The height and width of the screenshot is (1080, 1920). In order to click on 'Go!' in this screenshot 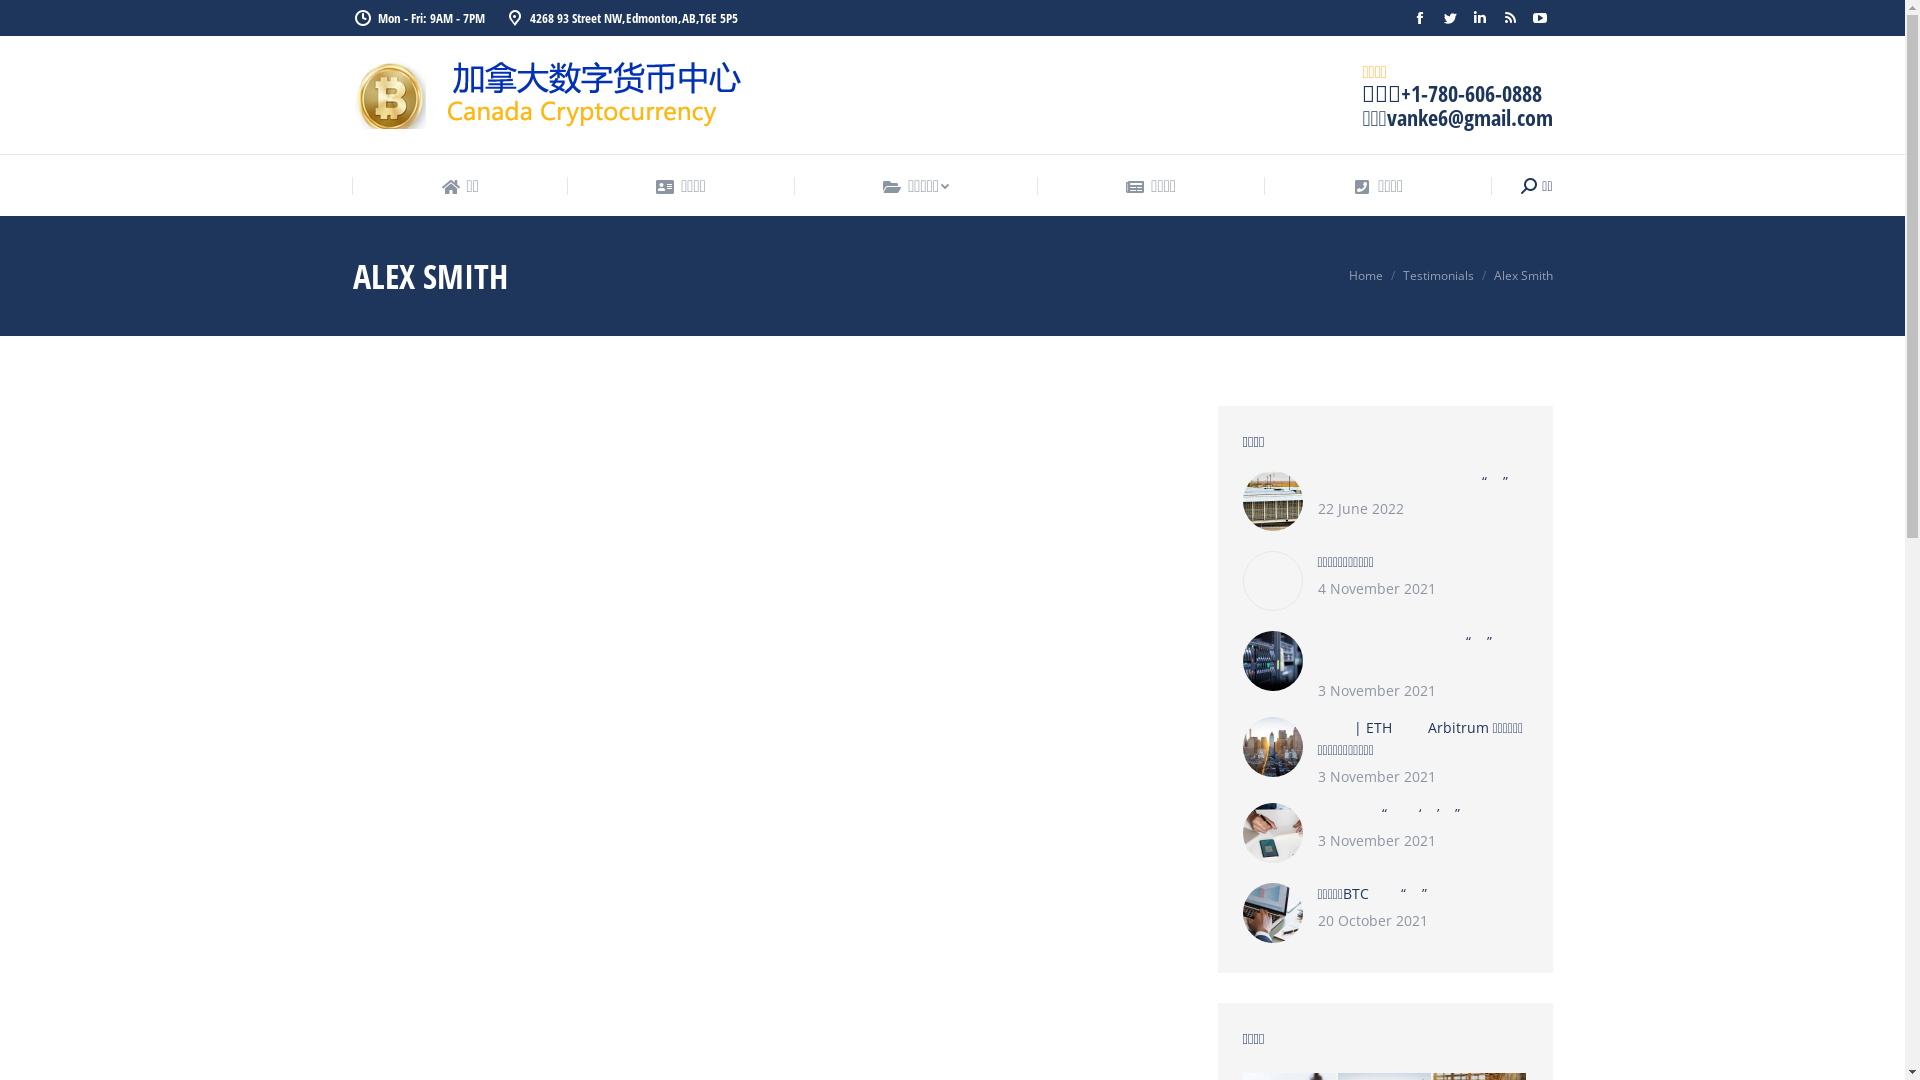, I will do `click(30, 20)`.